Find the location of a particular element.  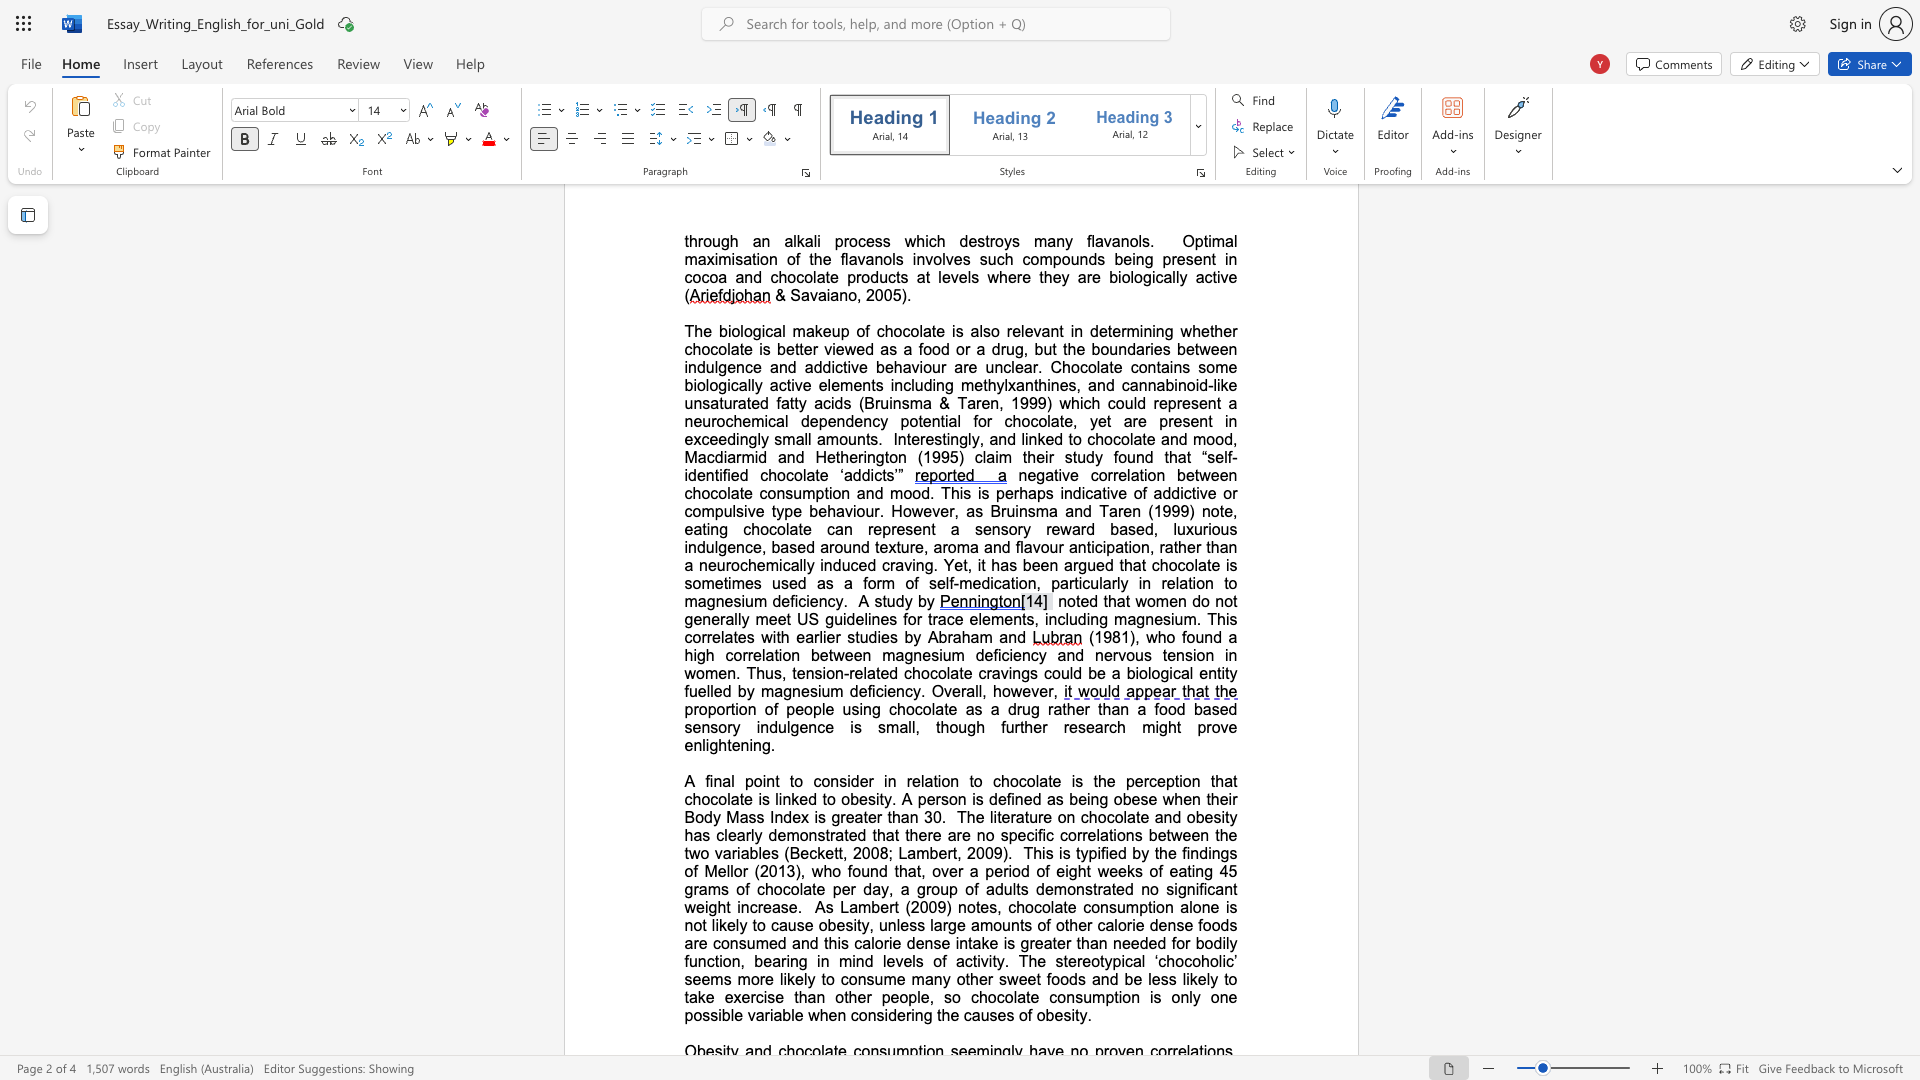

the subset text "wei" within the text "no significant weight increase" is located at coordinates (684, 907).